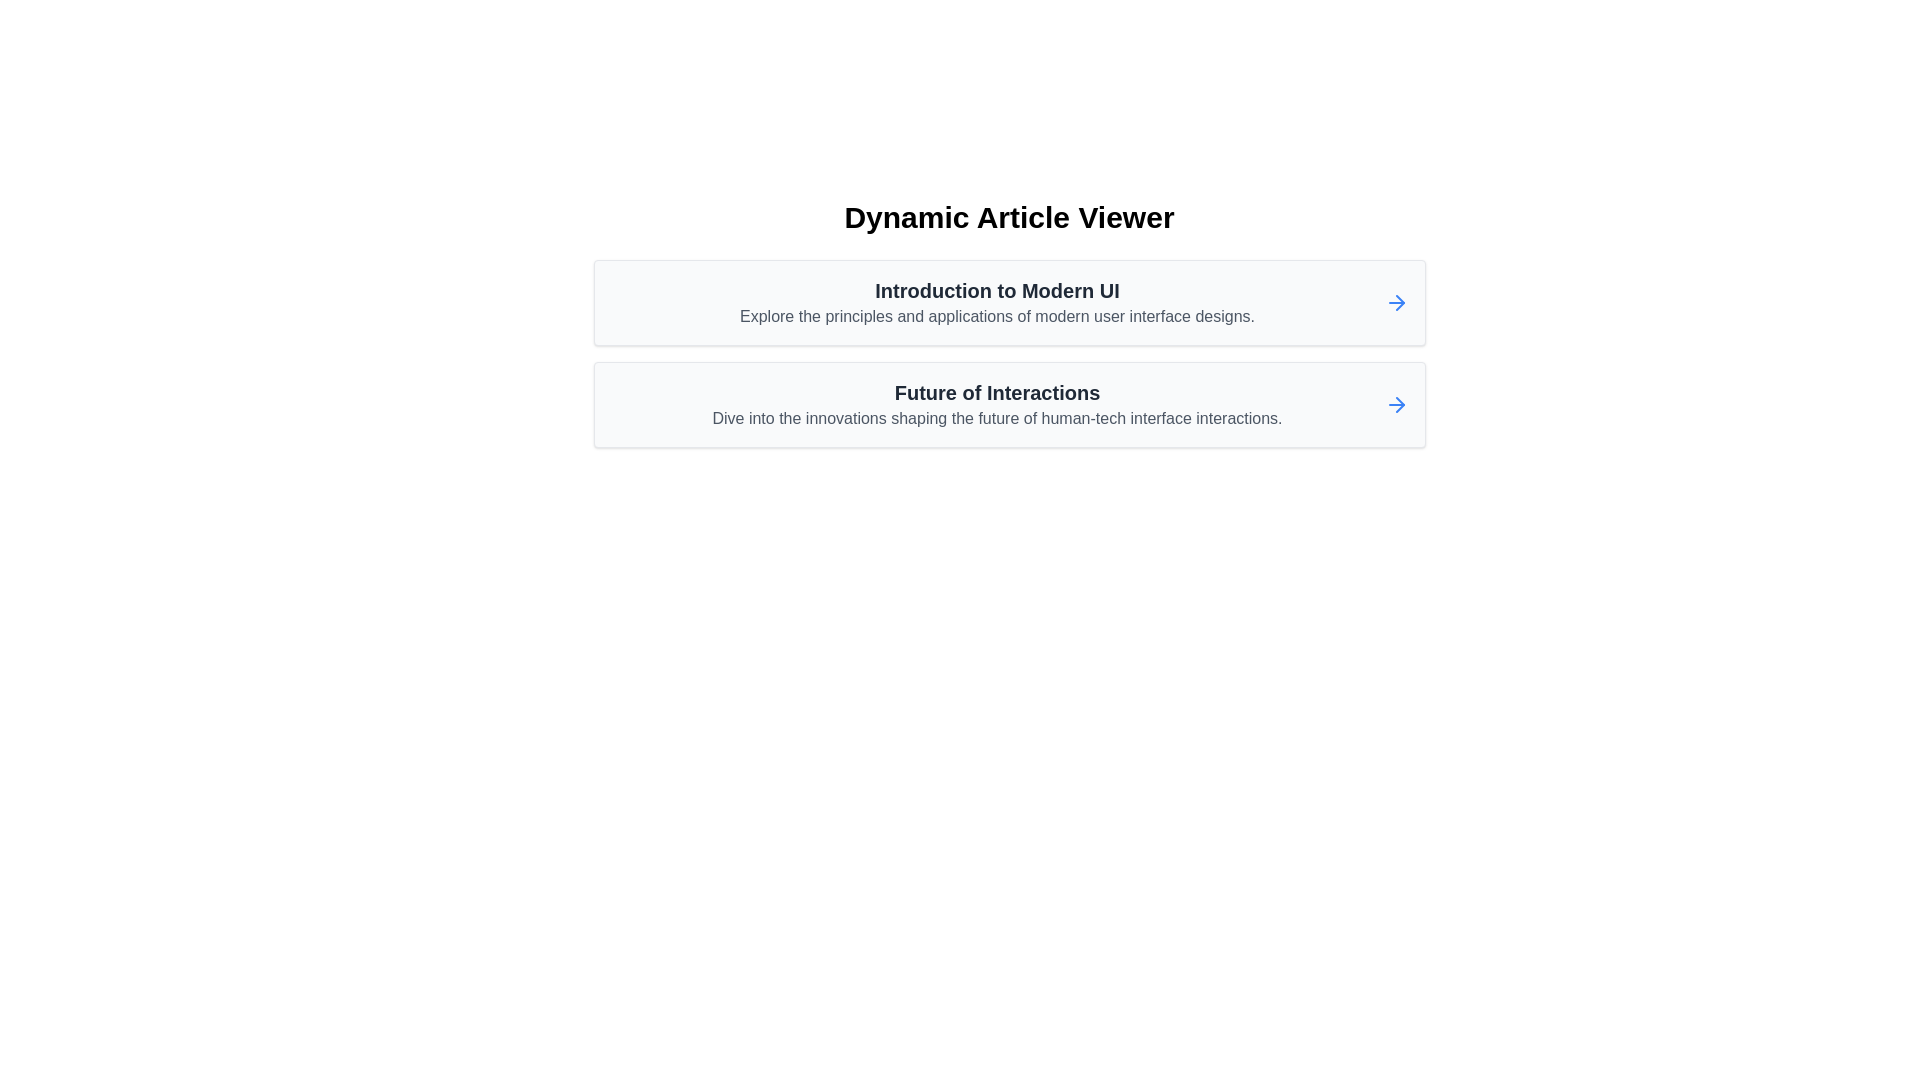  I want to click on the blue right-pointing arrow icon located to the right of the second item in the list, next to the 'Future of Interactions' text, so click(1399, 405).